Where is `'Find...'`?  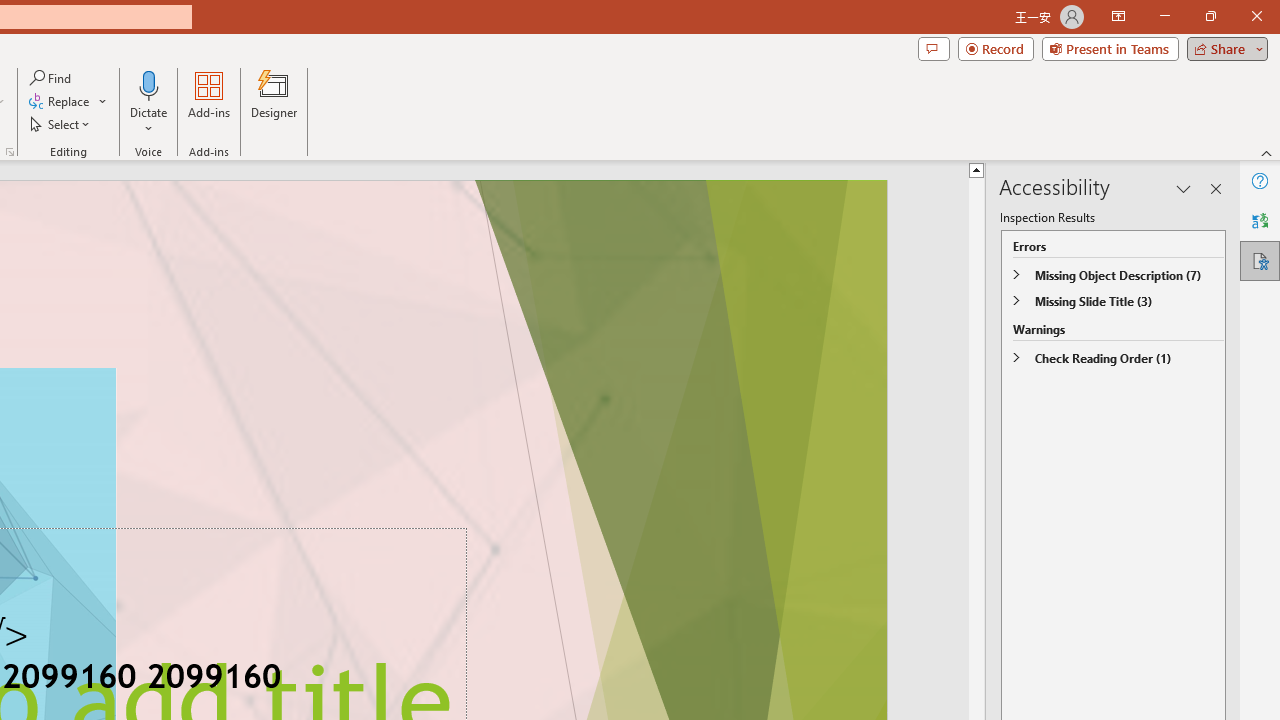
'Find...' is located at coordinates (51, 77).